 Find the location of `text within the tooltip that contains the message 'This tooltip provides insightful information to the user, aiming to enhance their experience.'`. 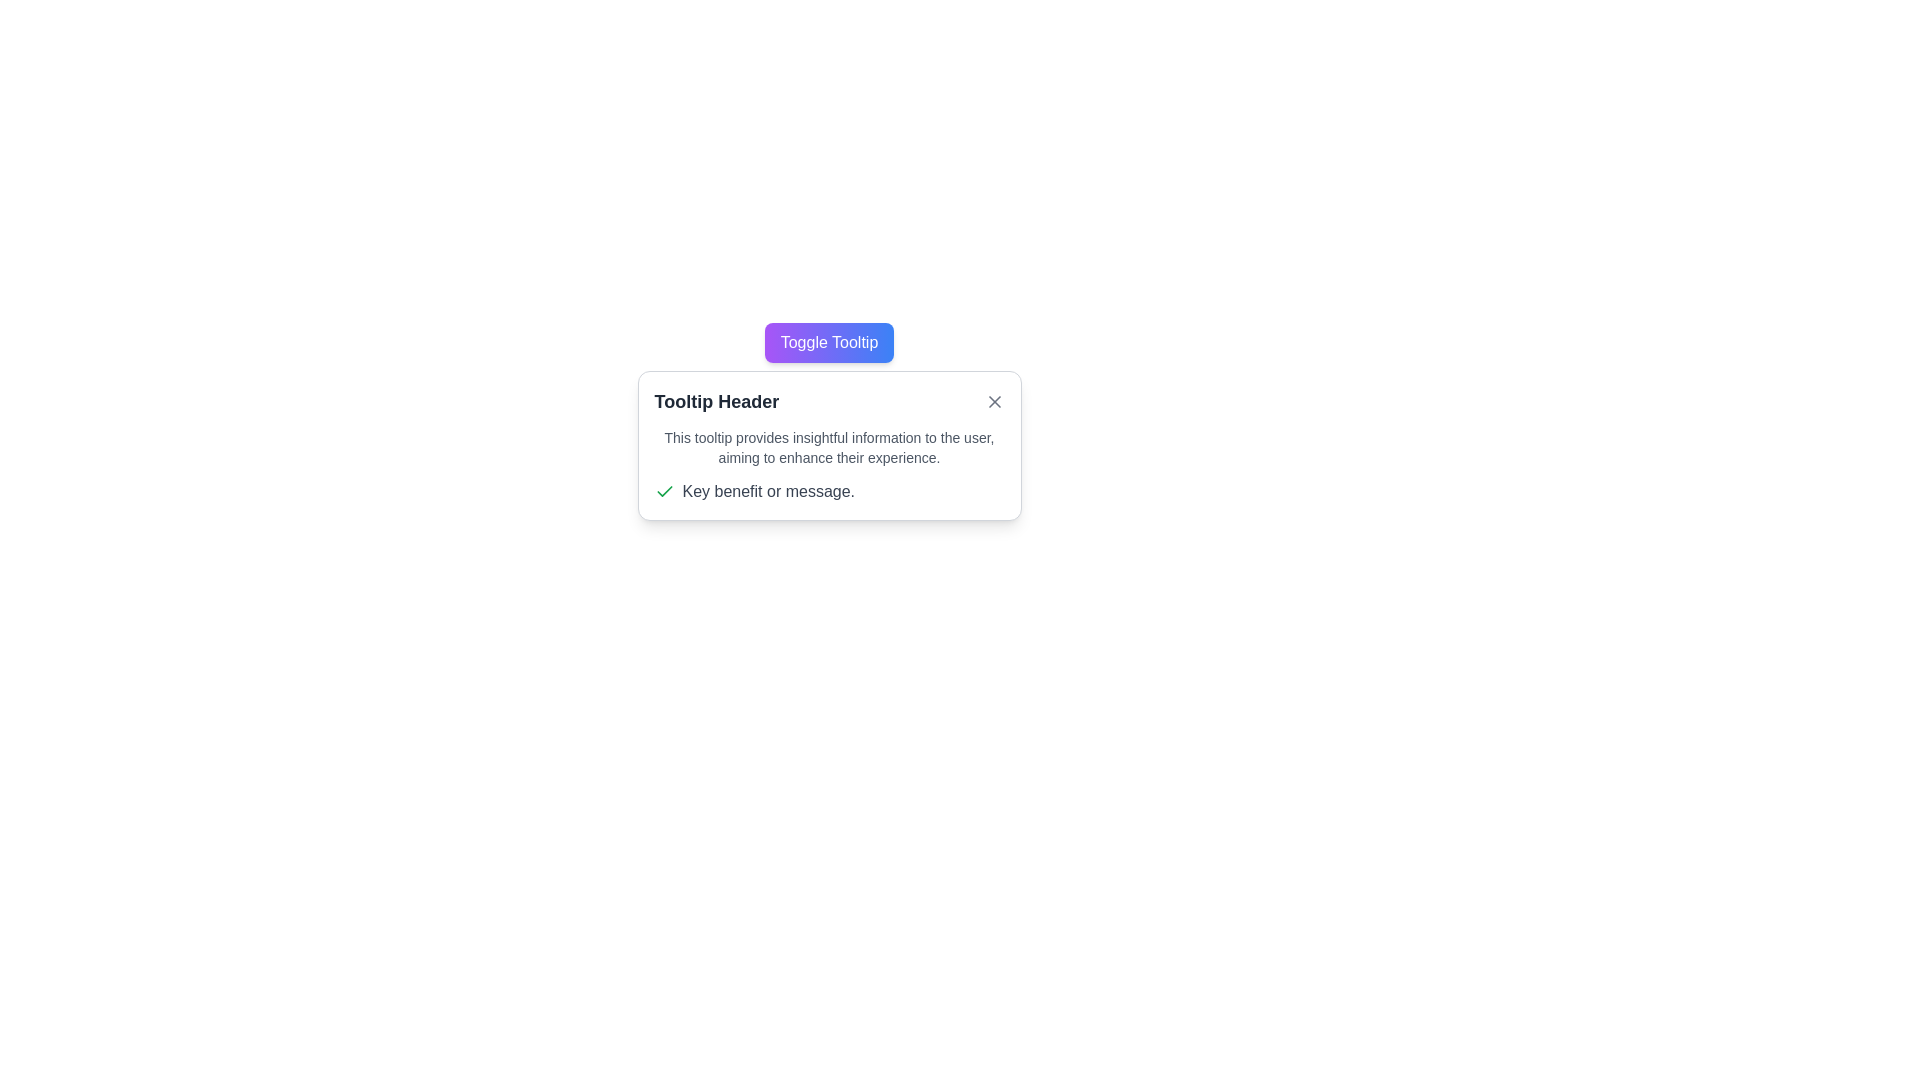

text within the tooltip that contains the message 'This tooltip provides insightful information to the user, aiming to enhance their experience.' is located at coordinates (829, 446).